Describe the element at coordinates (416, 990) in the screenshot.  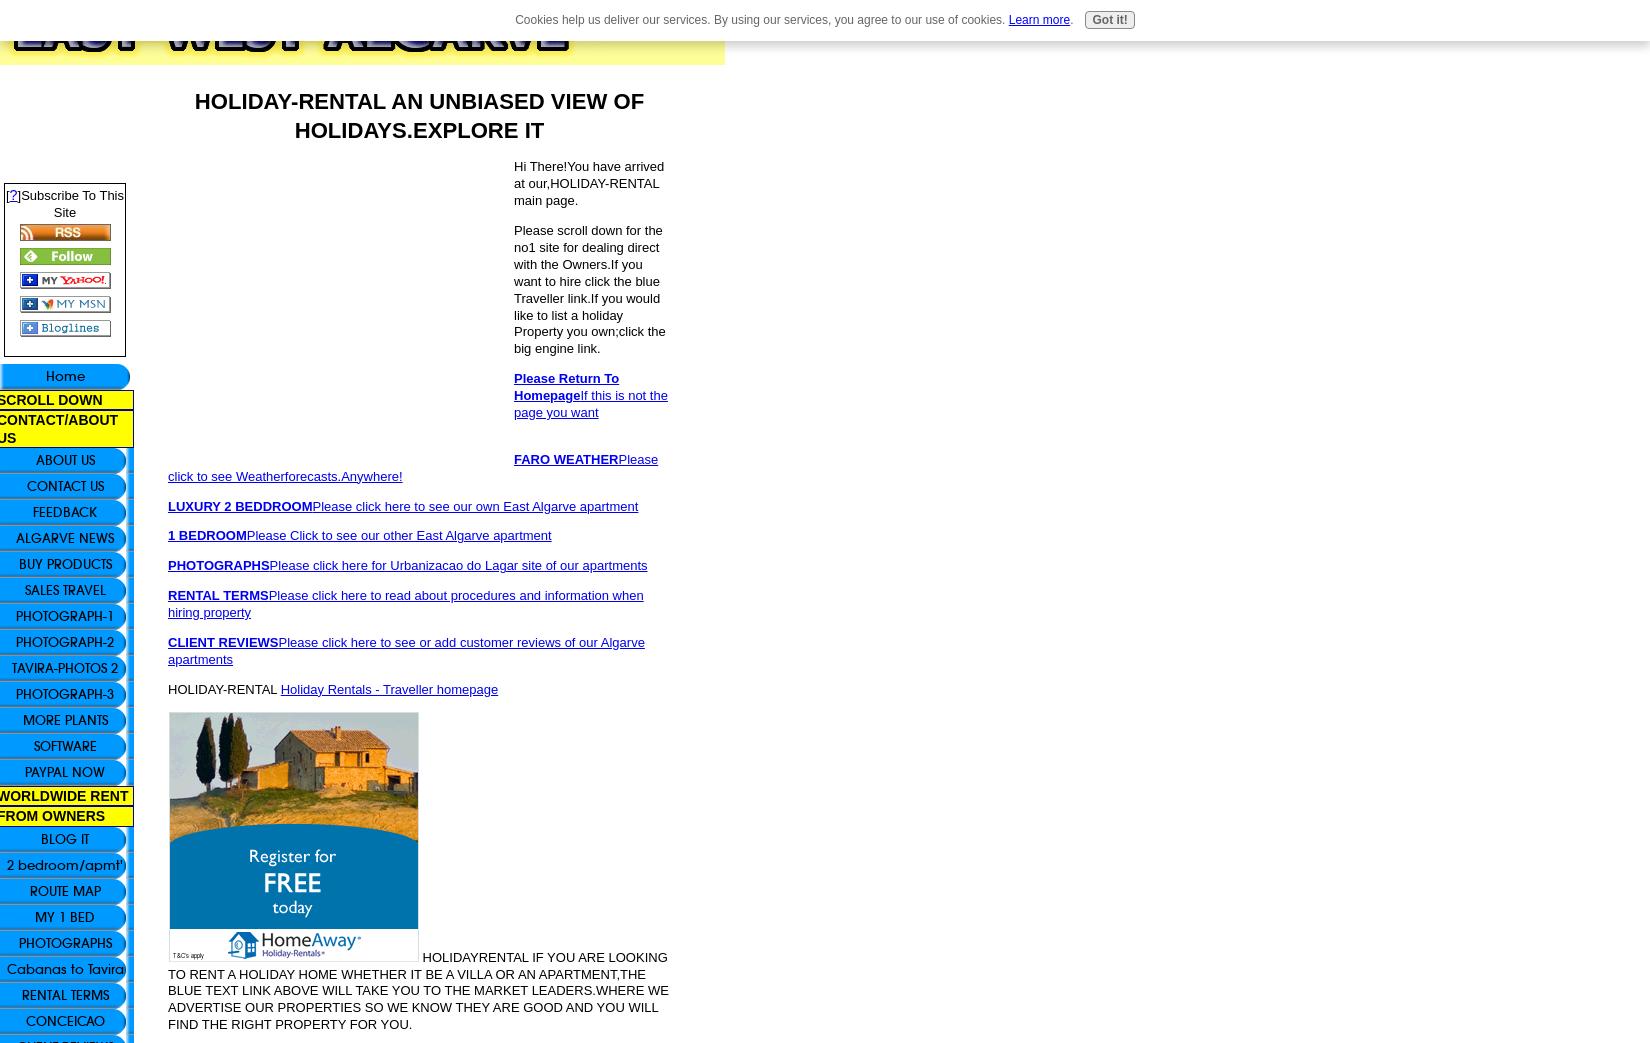
I see `'HOLIDAYRENTAL IF YOU ARE LOOKING TO RENT A HOLIDAY HOME WHETHER IT BE A VILLA OR AN APARTMENT,THE BLUE TEXT LINK ABOVE WILL TAKE YOU TO THE MARKET LEADERS.WHERE WE ADVERTISE OUR PROPERTIES SO WE KNOW THEY ARE GOOD AND YOU WILL FIND THE RIGHT PROPERTY FOR YOU.'` at that location.